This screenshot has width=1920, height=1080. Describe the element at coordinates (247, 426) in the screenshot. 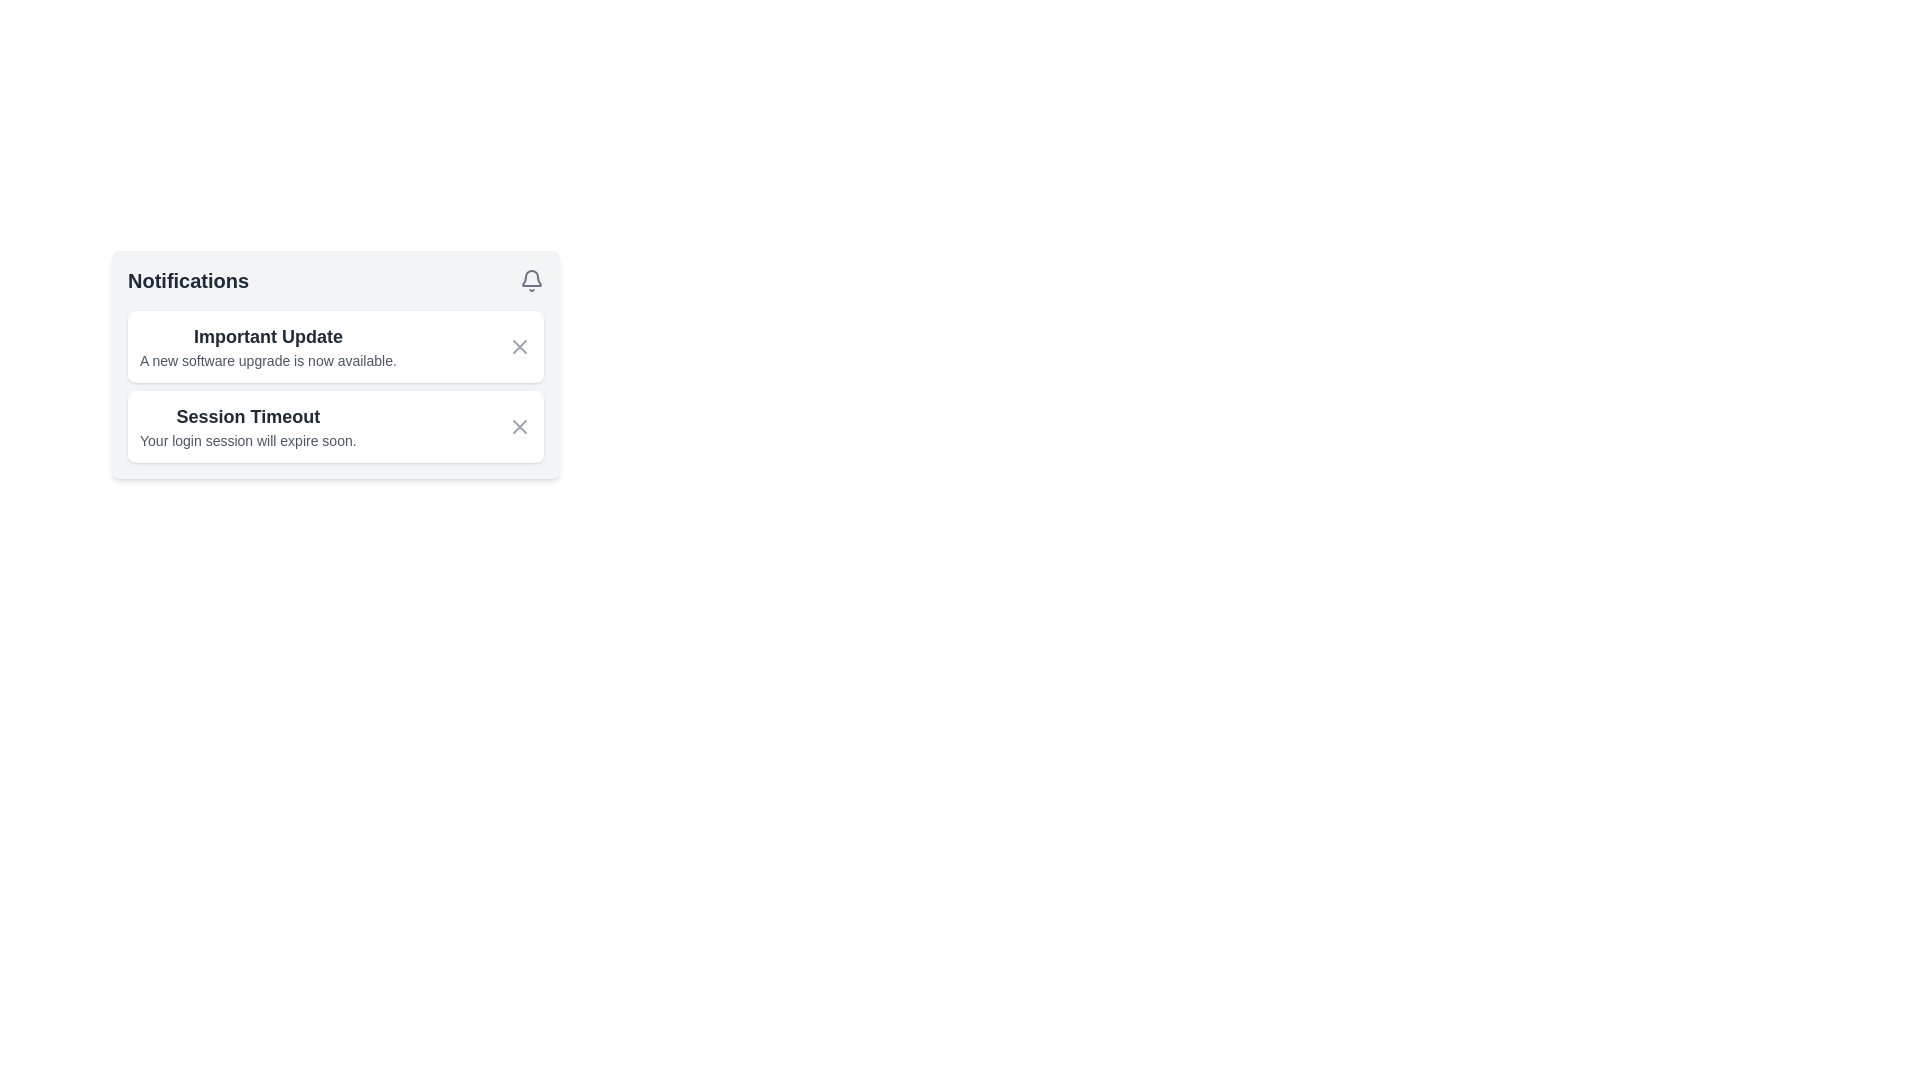

I see `text of the notification card that informs the user about an impending session timeout, which is the second notification in the list beneath the 'Notifications' header` at that location.